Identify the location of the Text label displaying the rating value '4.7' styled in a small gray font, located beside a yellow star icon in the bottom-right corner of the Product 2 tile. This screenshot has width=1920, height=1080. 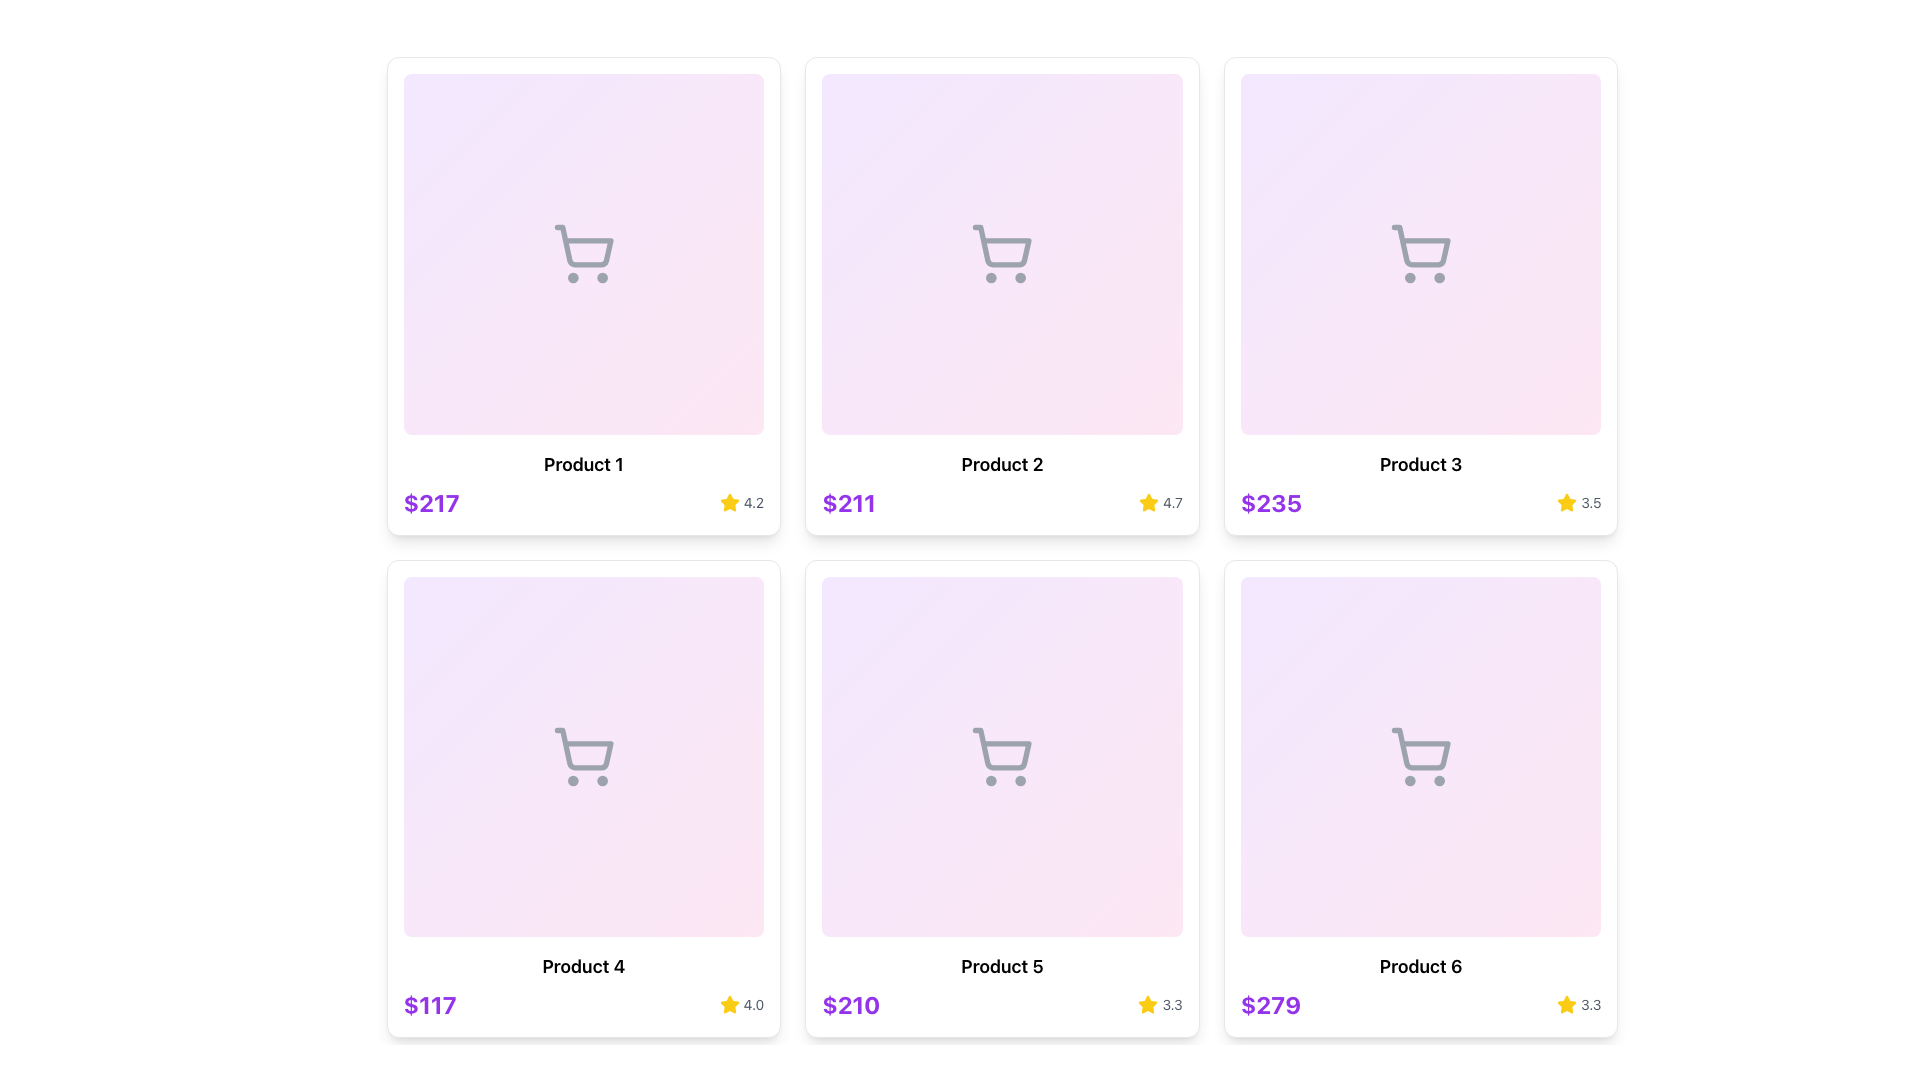
(1172, 501).